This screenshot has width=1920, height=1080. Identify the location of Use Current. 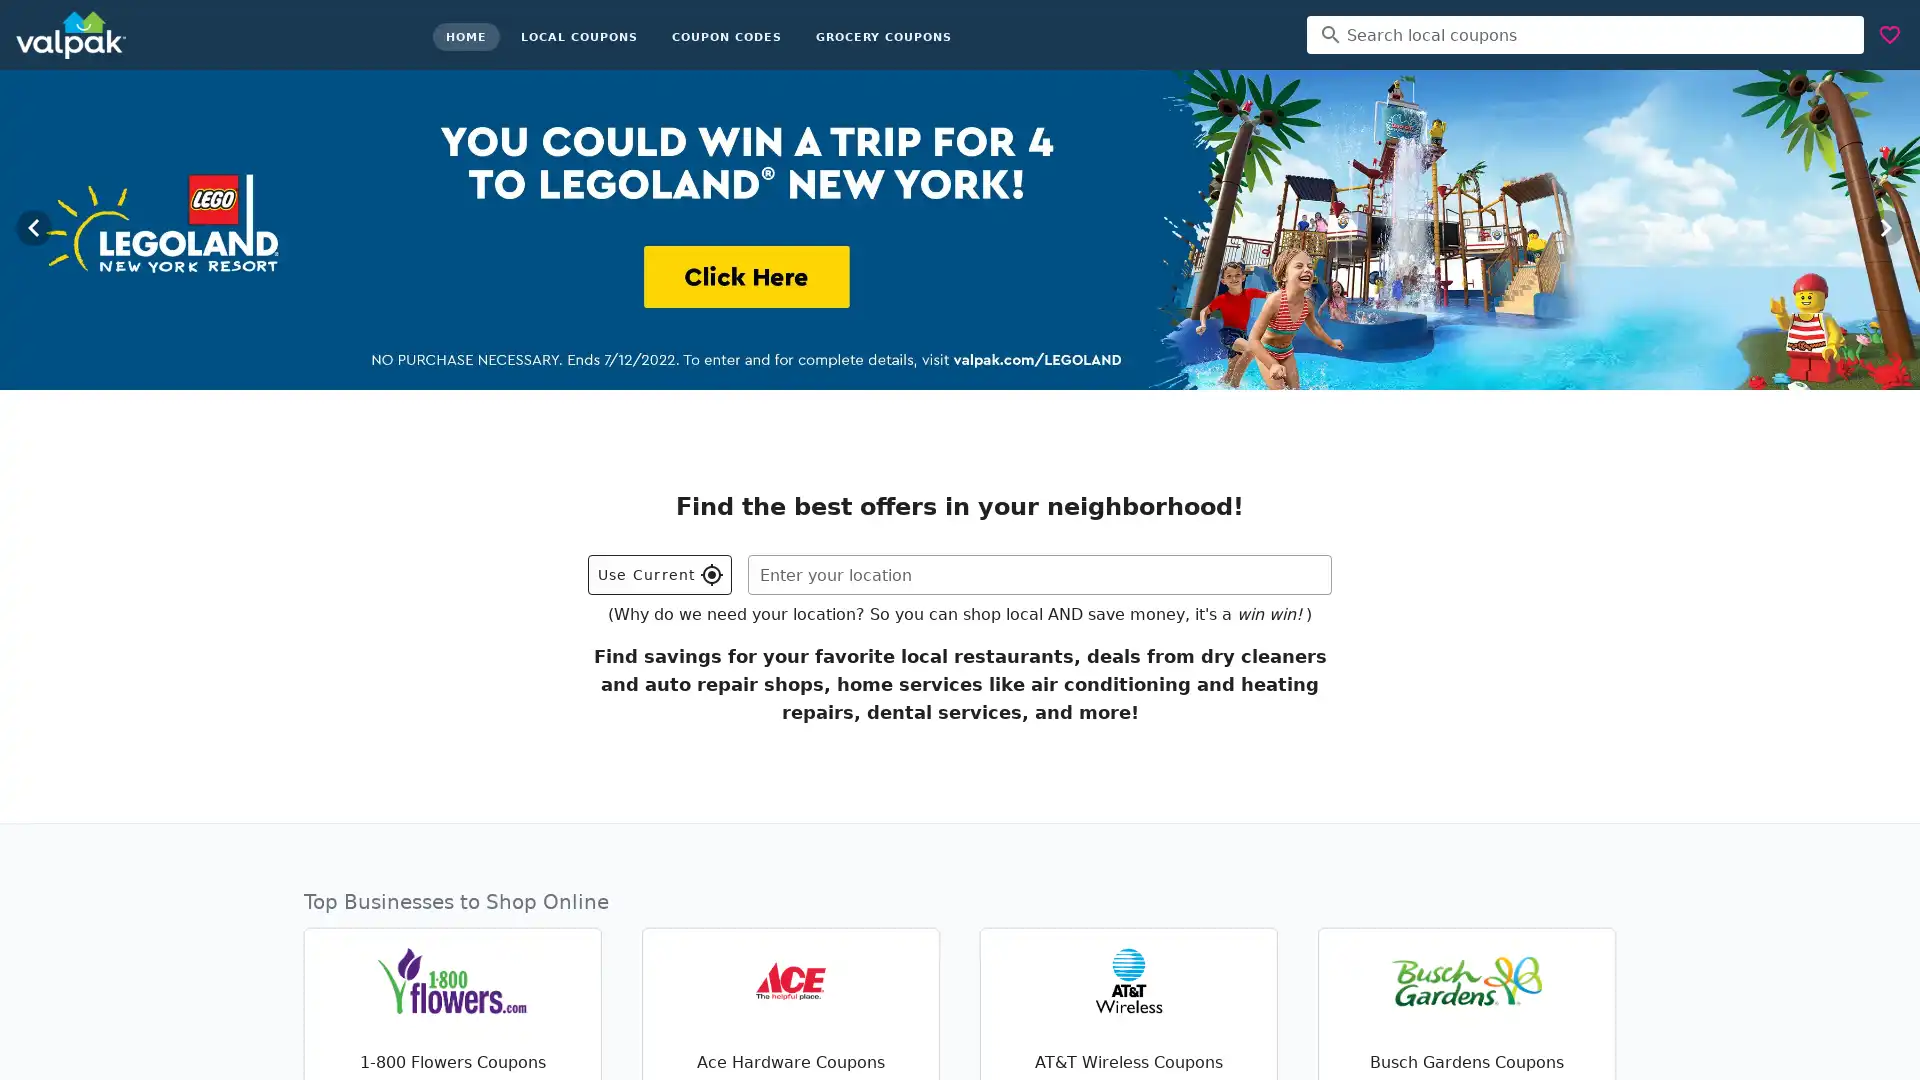
(660, 574).